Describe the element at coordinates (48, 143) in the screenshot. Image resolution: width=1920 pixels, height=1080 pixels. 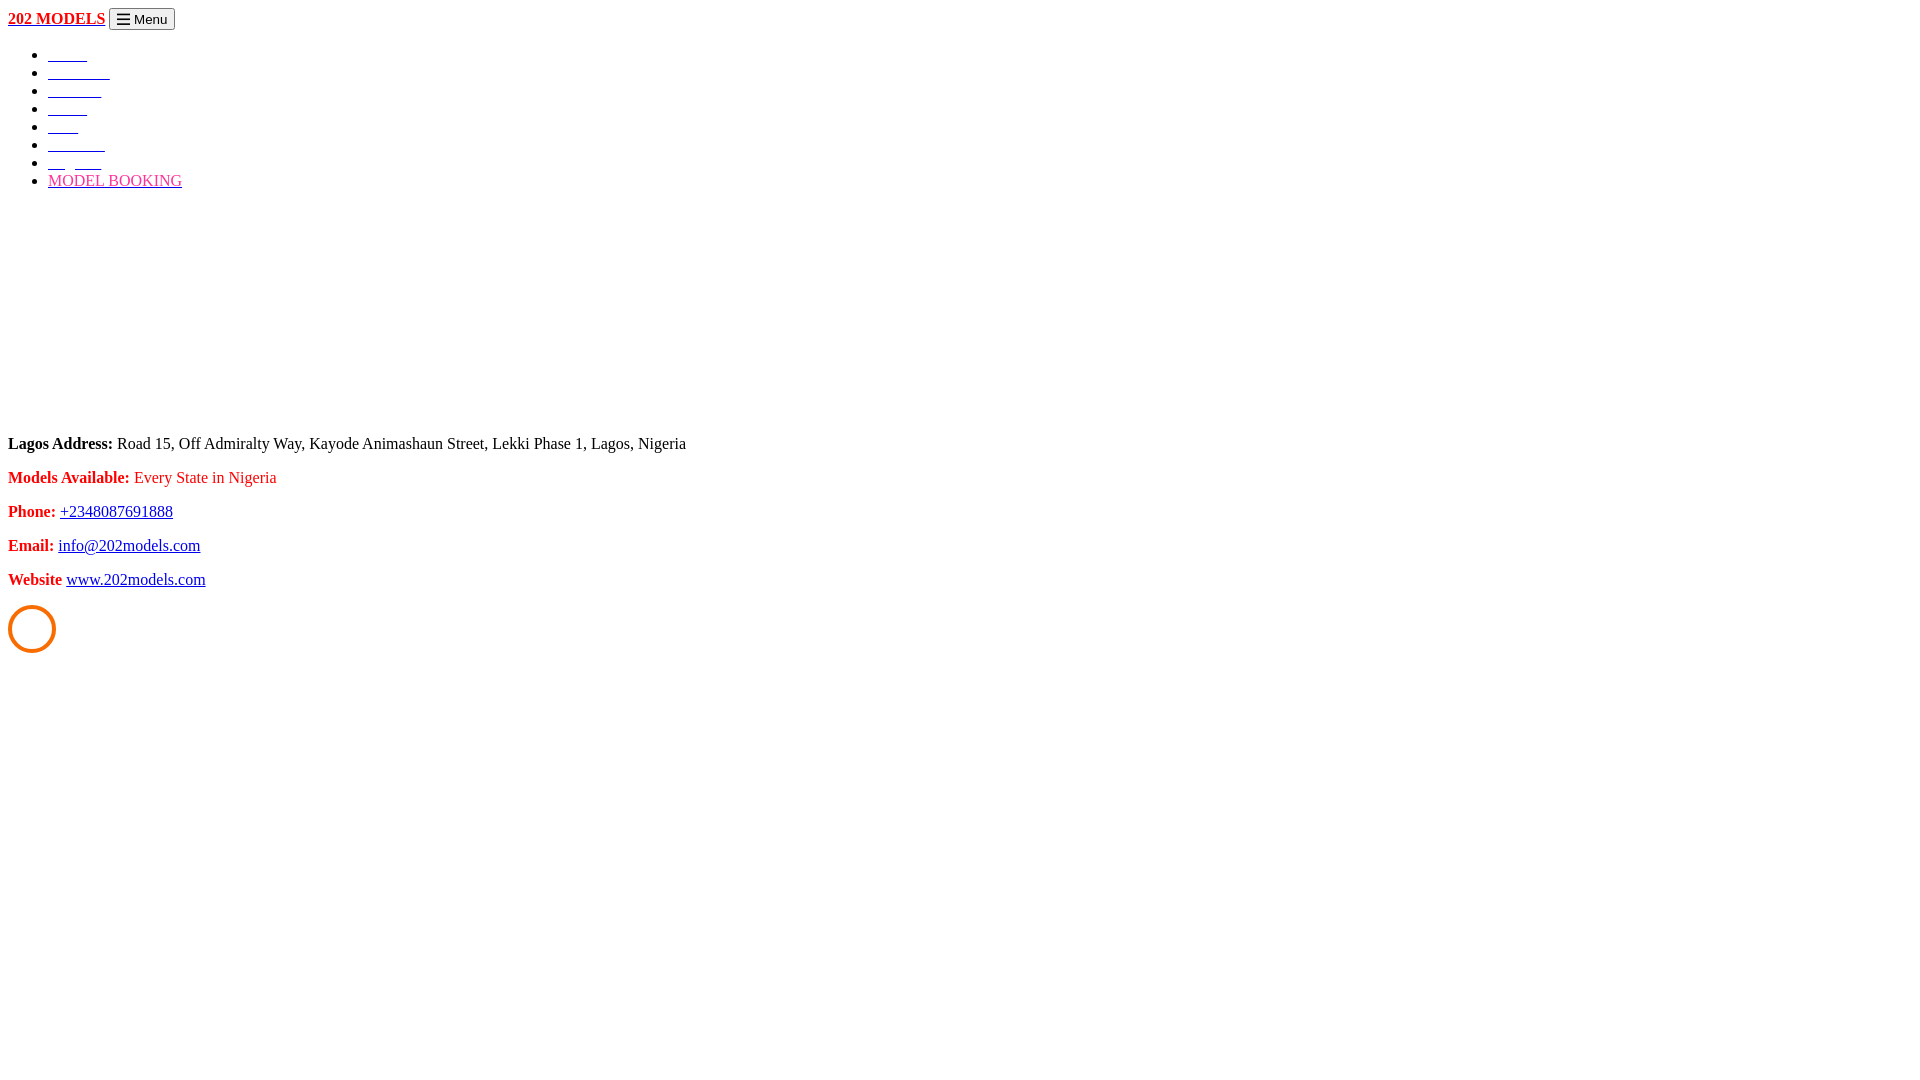
I see `'Portfolio'` at that location.